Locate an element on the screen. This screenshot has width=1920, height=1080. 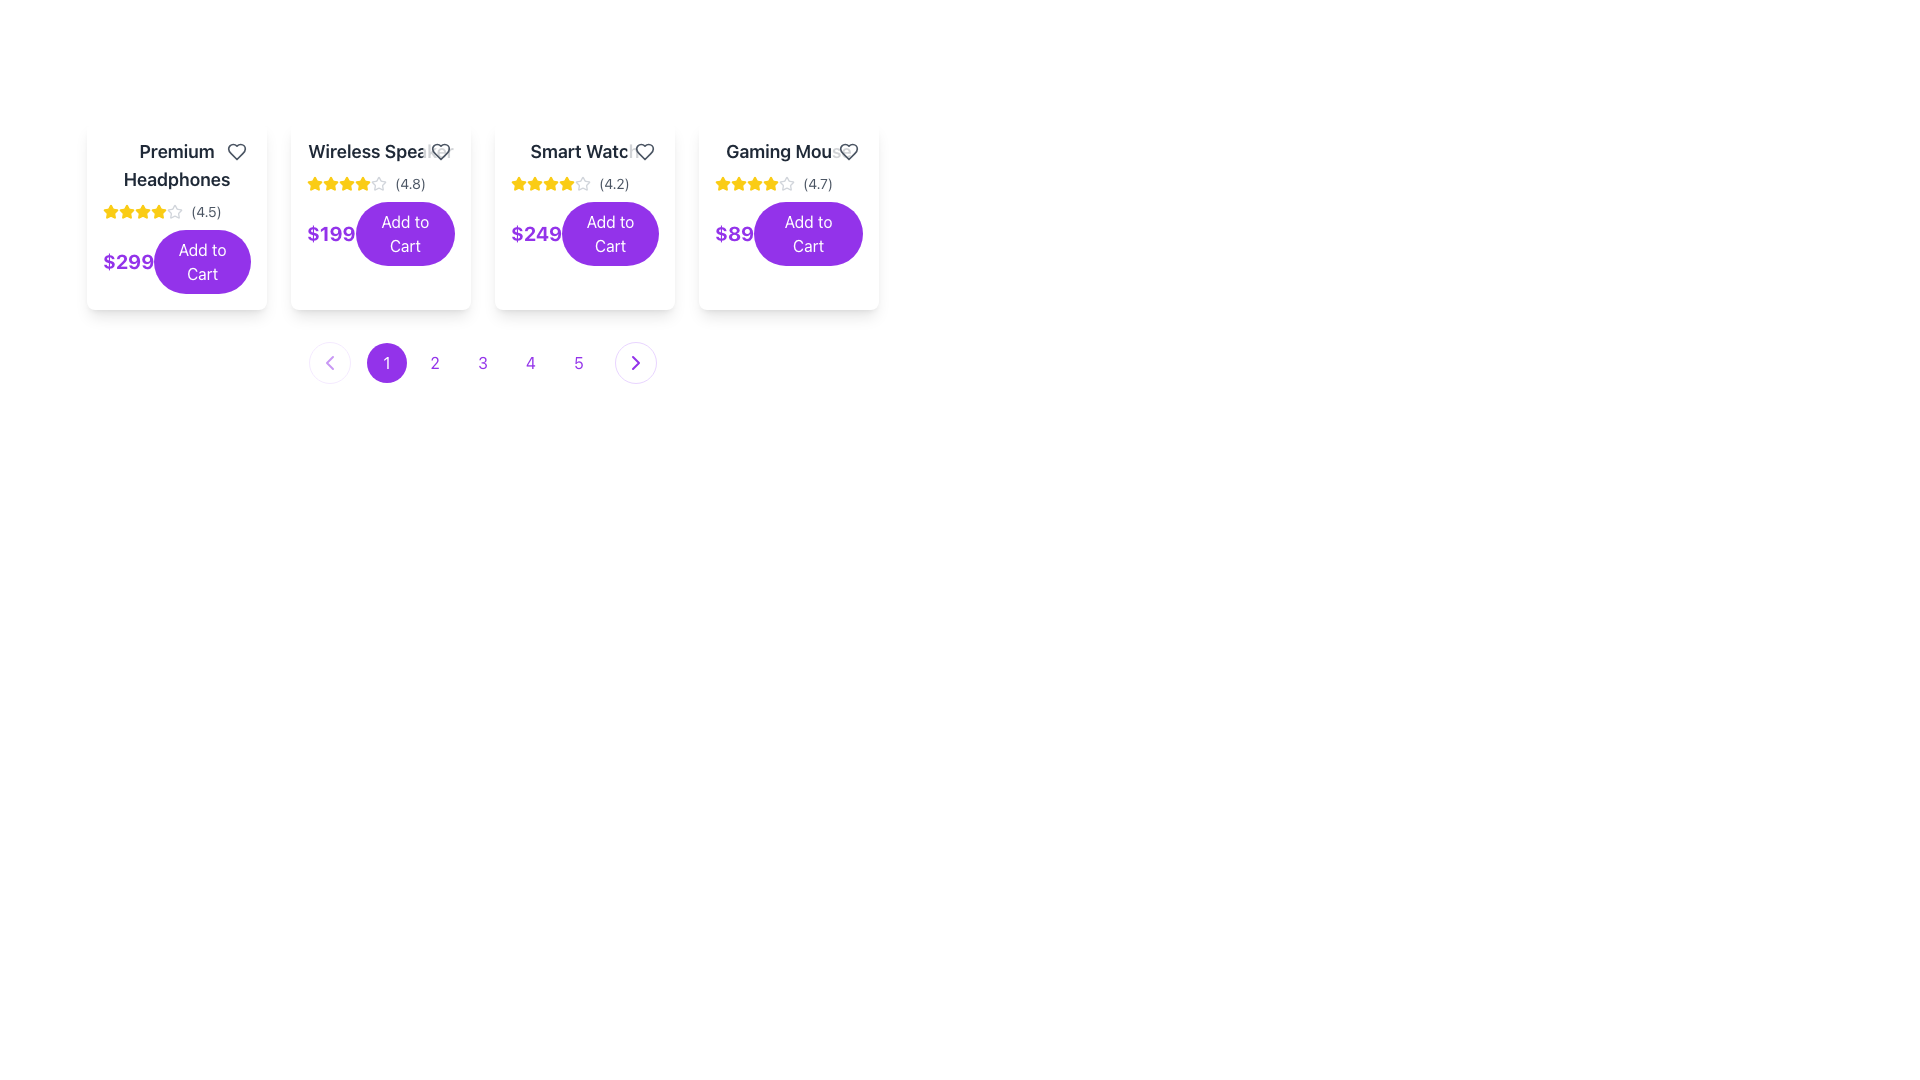
the 'favorite' or 'wishlist' button located at the top-right corner of the 'Premium Headphones' card, which is visible above the rating stars is located at coordinates (236, 150).